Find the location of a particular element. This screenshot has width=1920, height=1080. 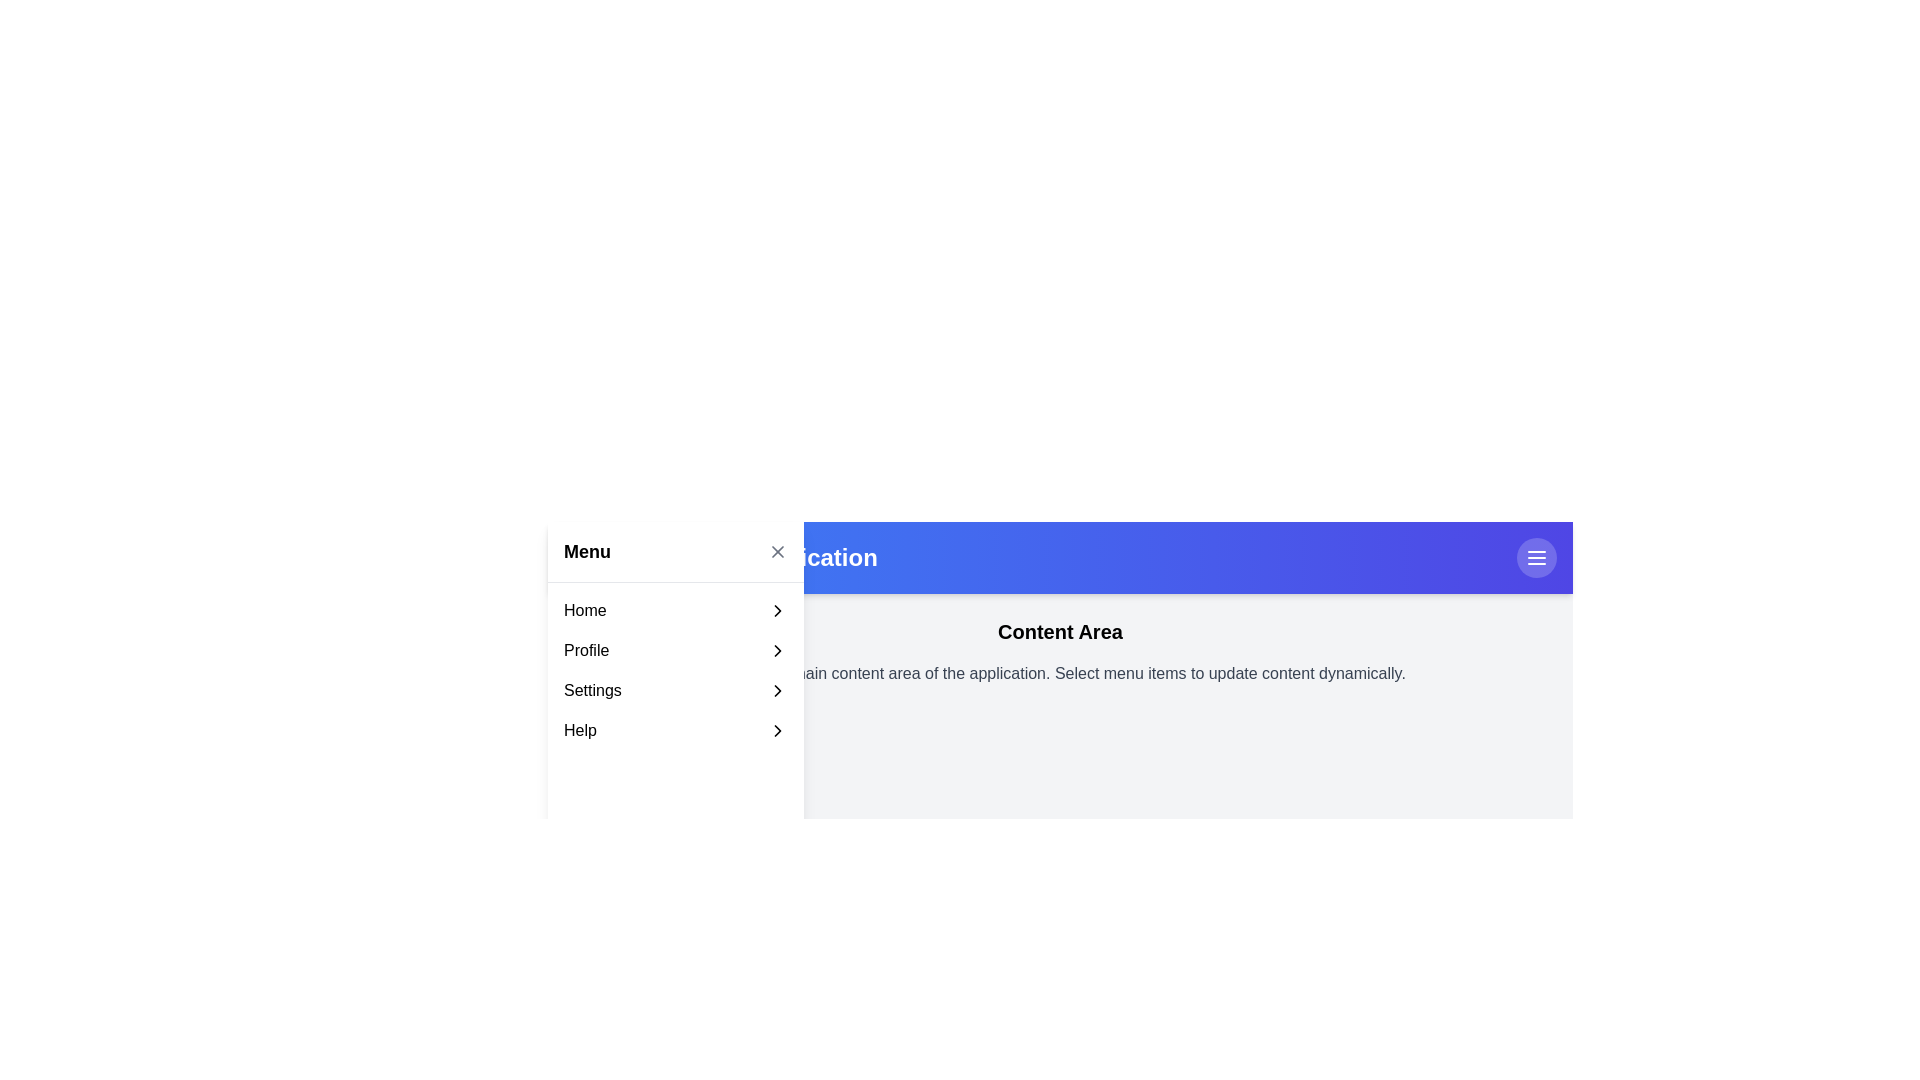

the rightward-pointing chevron icon located next to the 'Help' text in the menu is located at coordinates (776, 731).